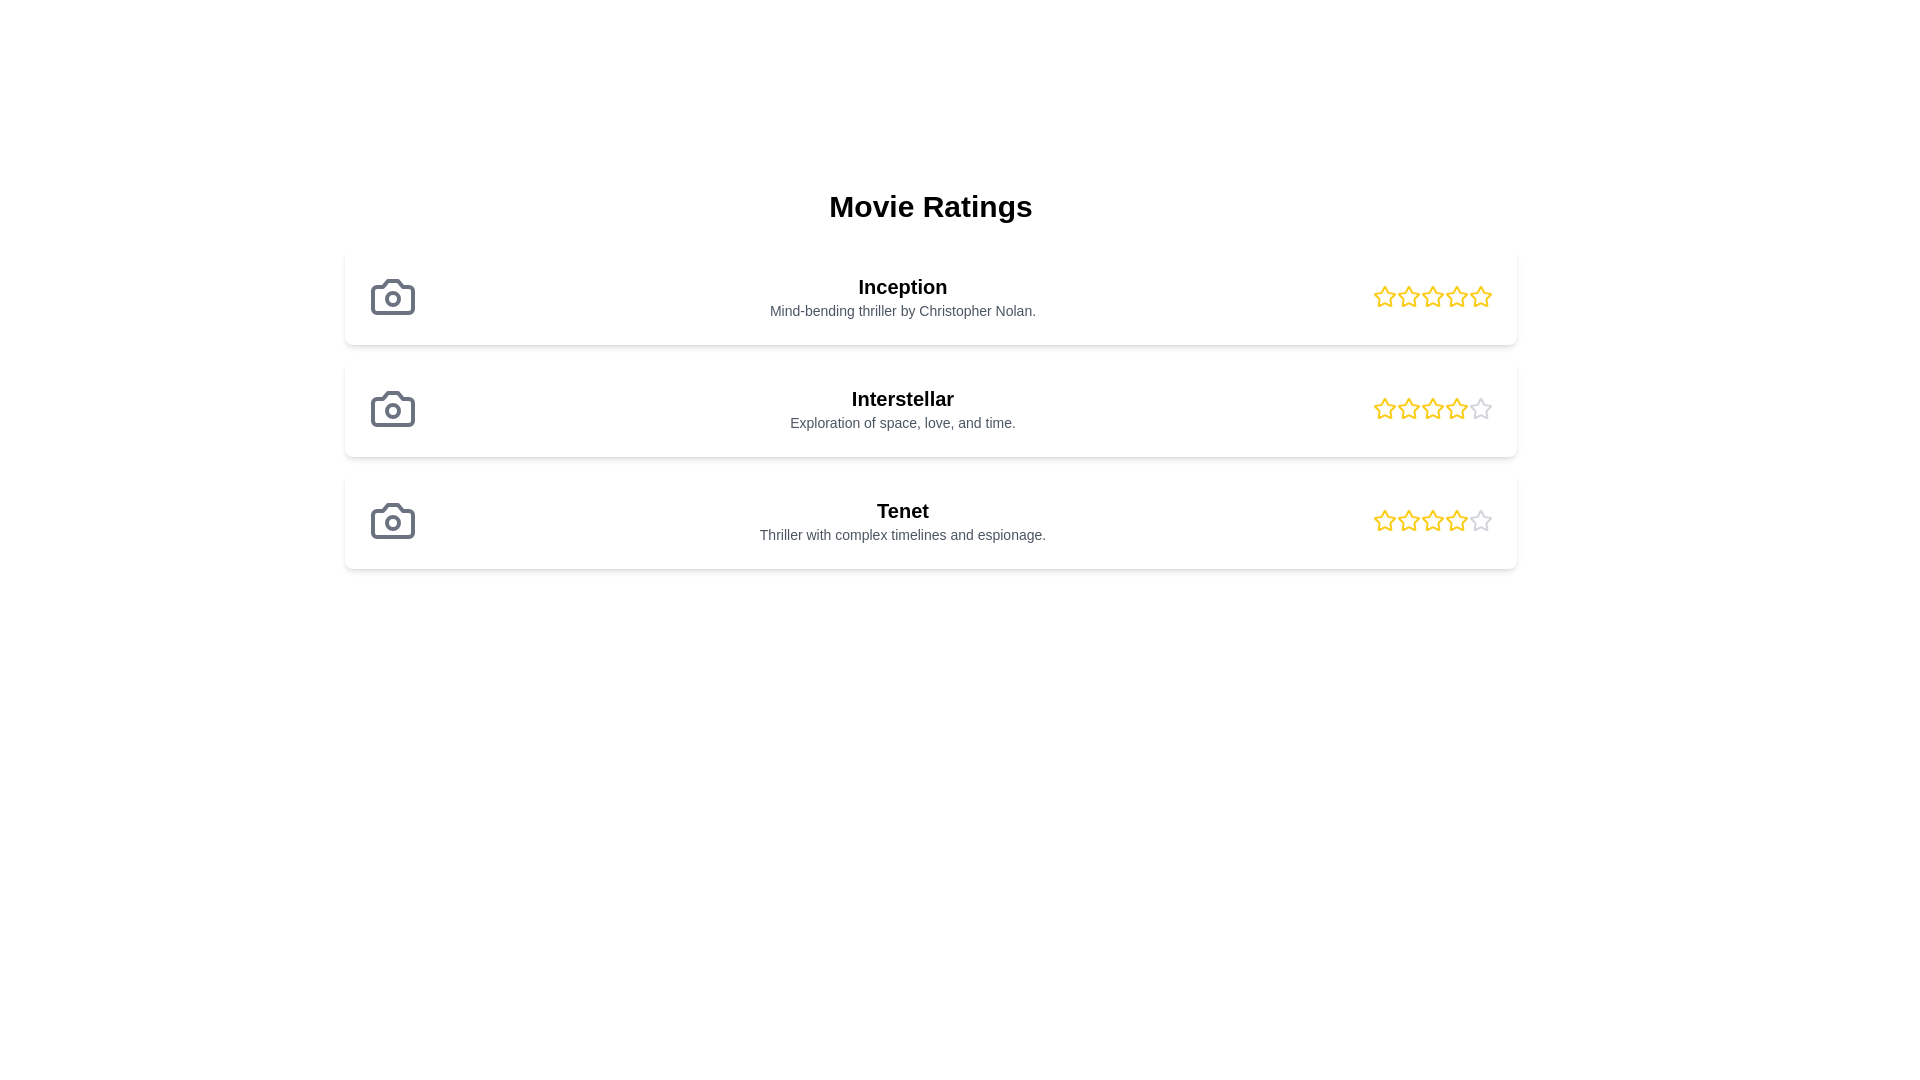 The image size is (1920, 1080). I want to click on the third hollow yellow star in the rating widget for the movie 'Tenet', so click(1408, 519).